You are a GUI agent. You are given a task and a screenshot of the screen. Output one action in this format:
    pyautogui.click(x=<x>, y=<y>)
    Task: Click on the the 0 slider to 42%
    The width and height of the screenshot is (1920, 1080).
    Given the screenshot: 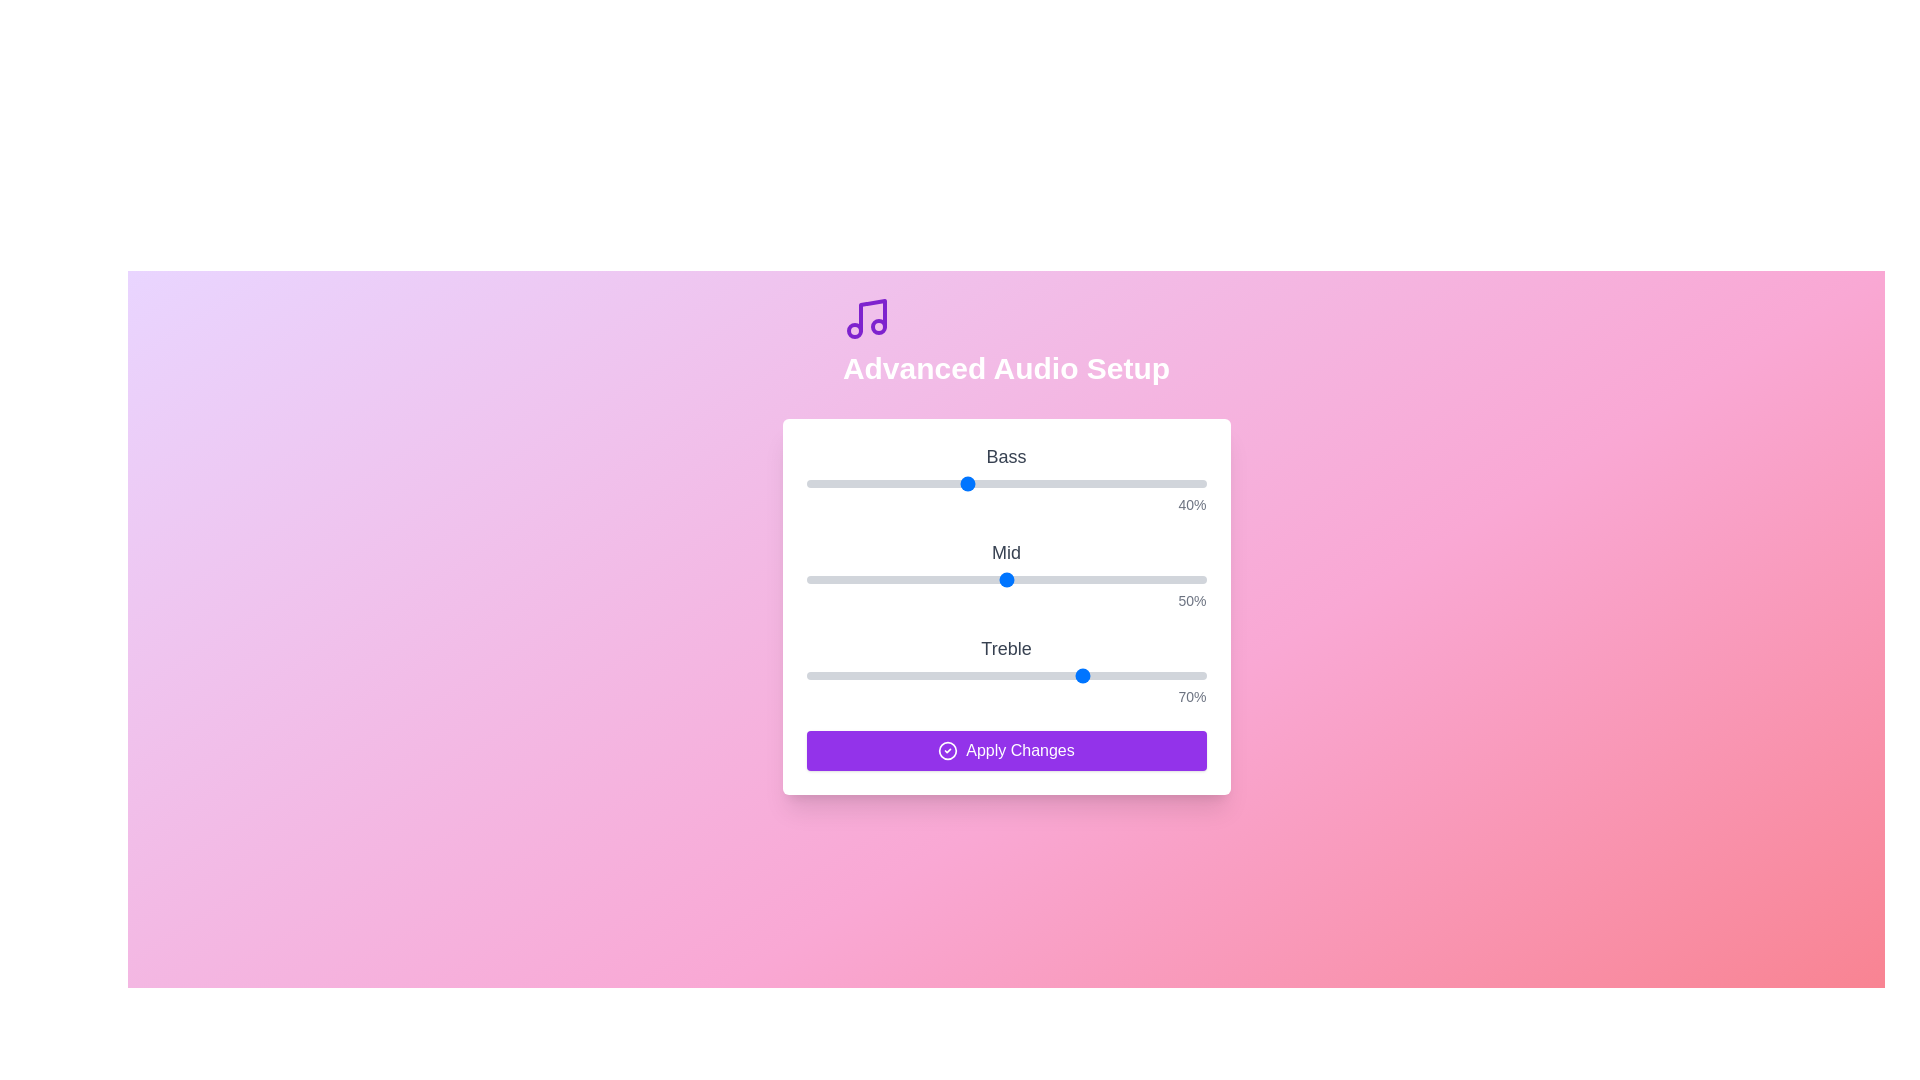 What is the action you would take?
    pyautogui.click(x=974, y=483)
    